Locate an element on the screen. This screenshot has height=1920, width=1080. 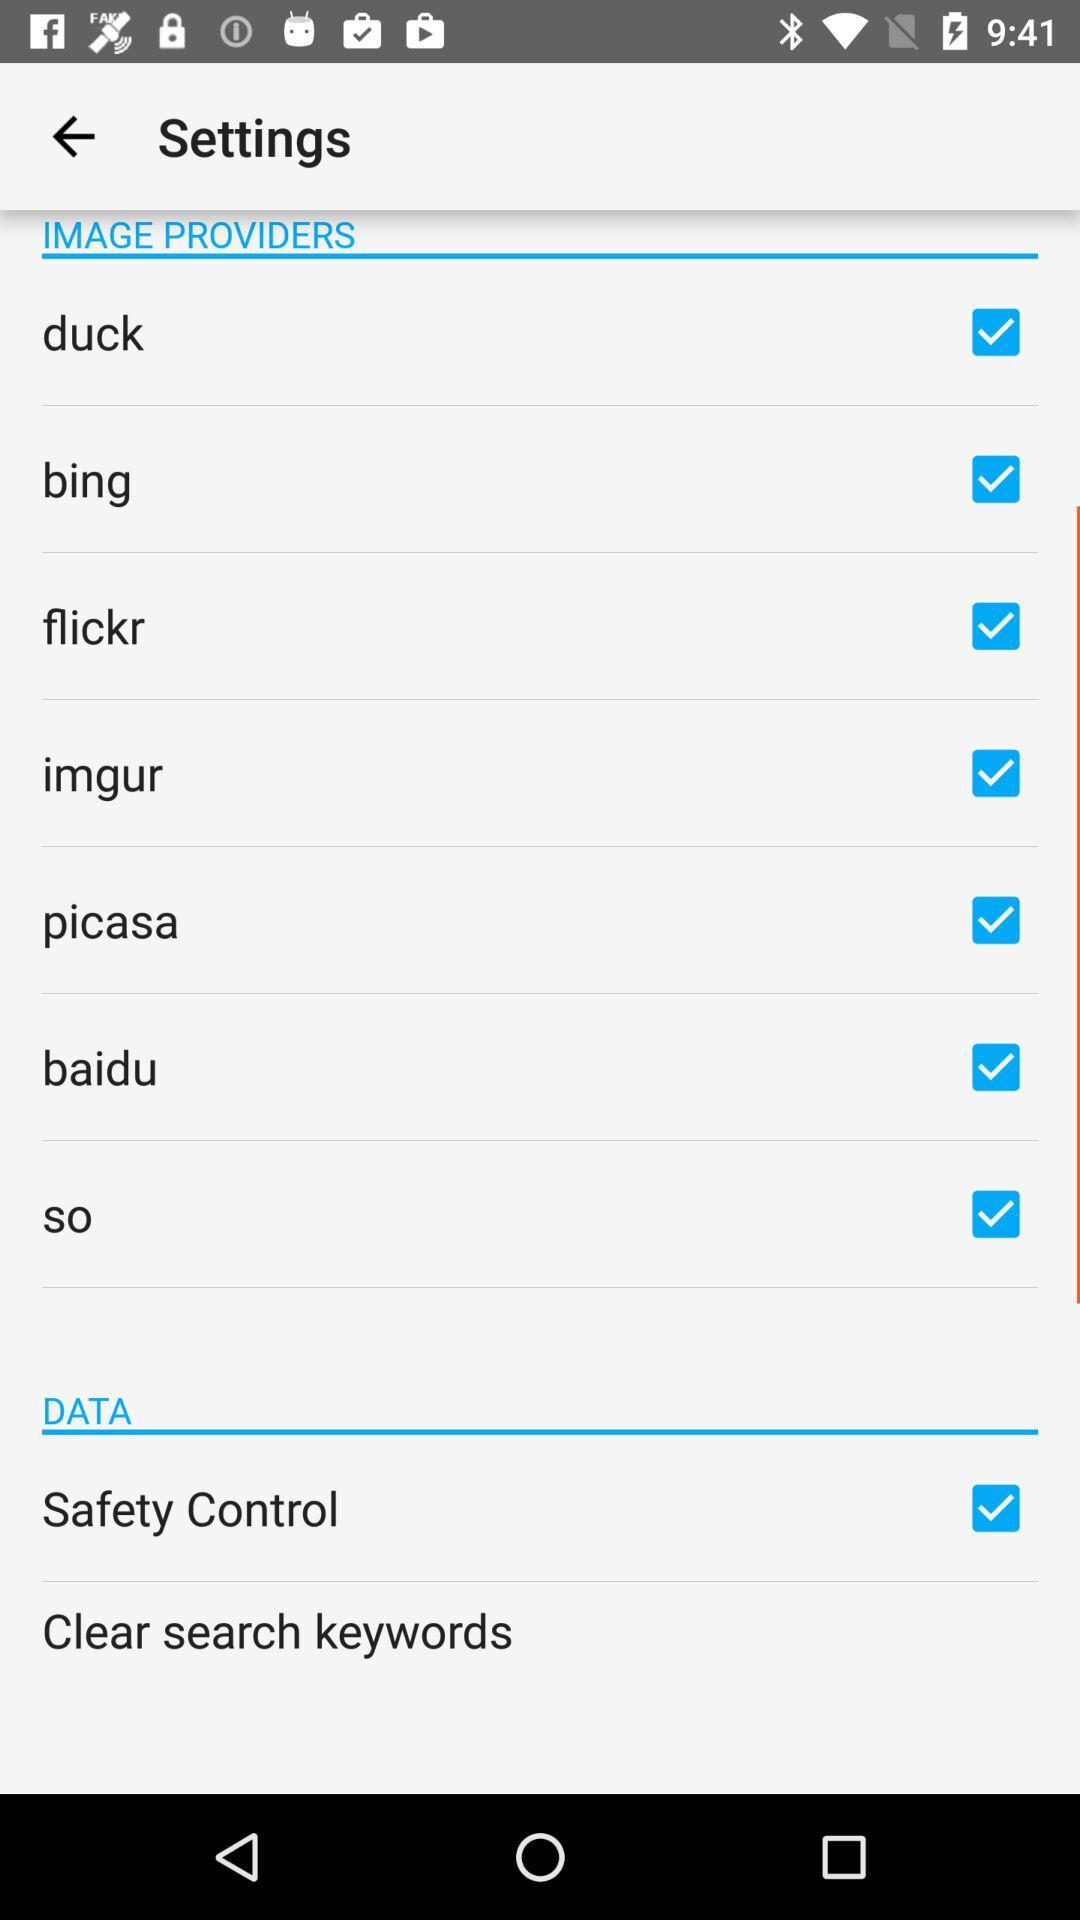
deselect option is located at coordinates (995, 331).